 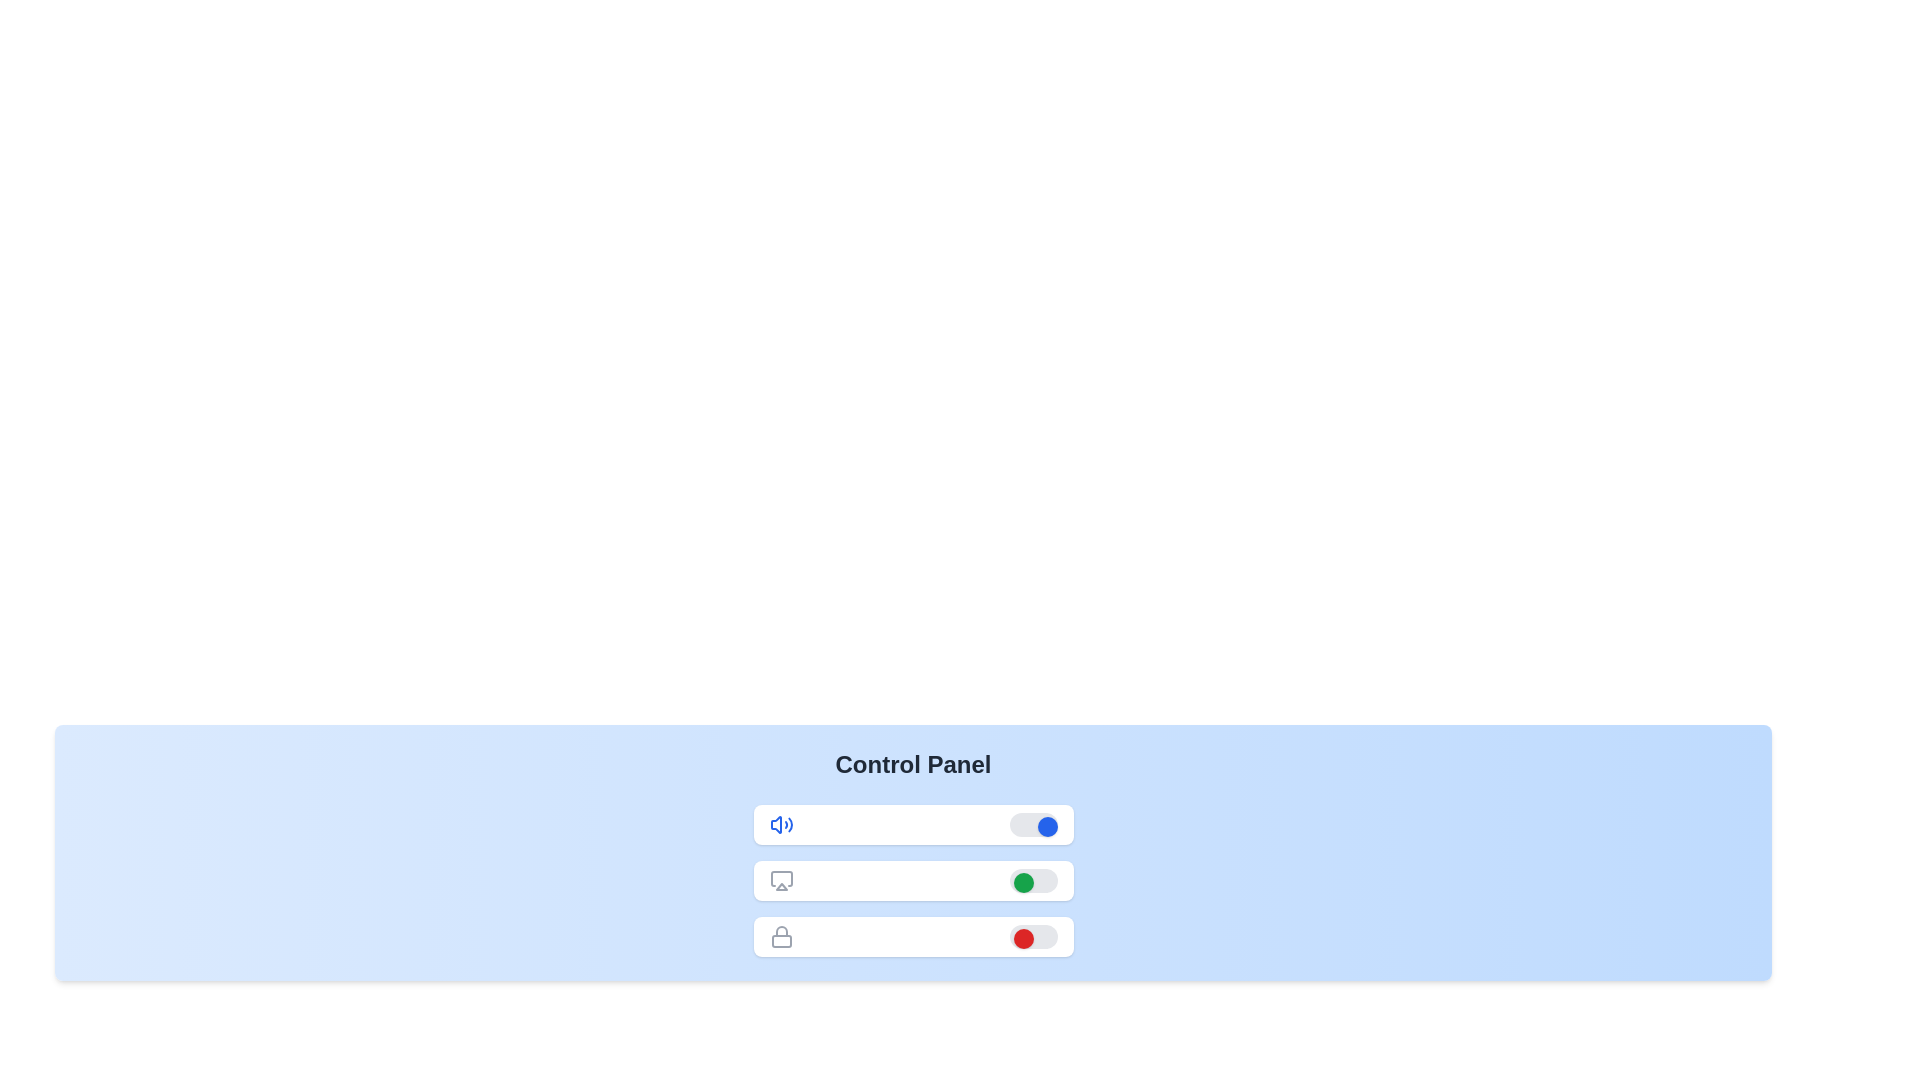 What do you see at coordinates (1023, 882) in the screenshot?
I see `the active state indicator of the toggle switch located on the second row of the vertically-aligned control panel` at bounding box center [1023, 882].